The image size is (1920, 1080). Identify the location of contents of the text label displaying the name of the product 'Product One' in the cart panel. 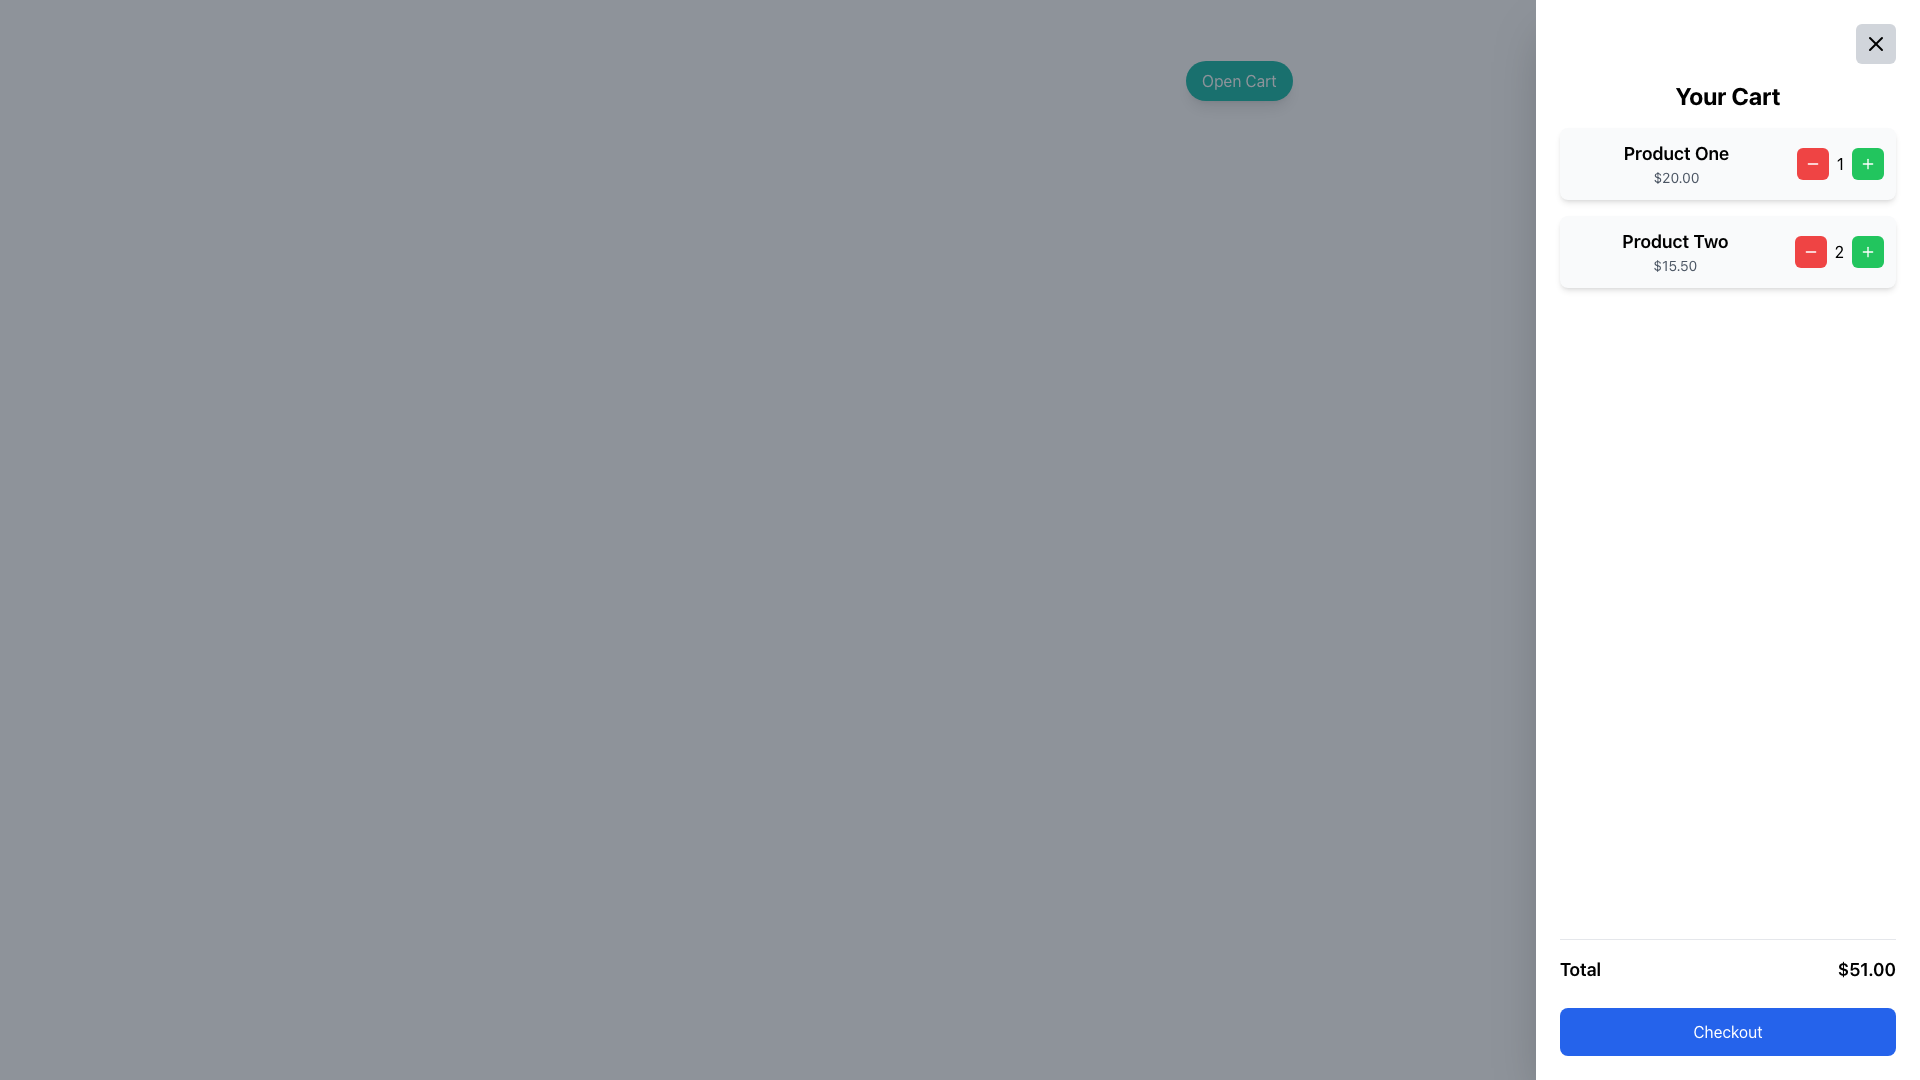
(1676, 153).